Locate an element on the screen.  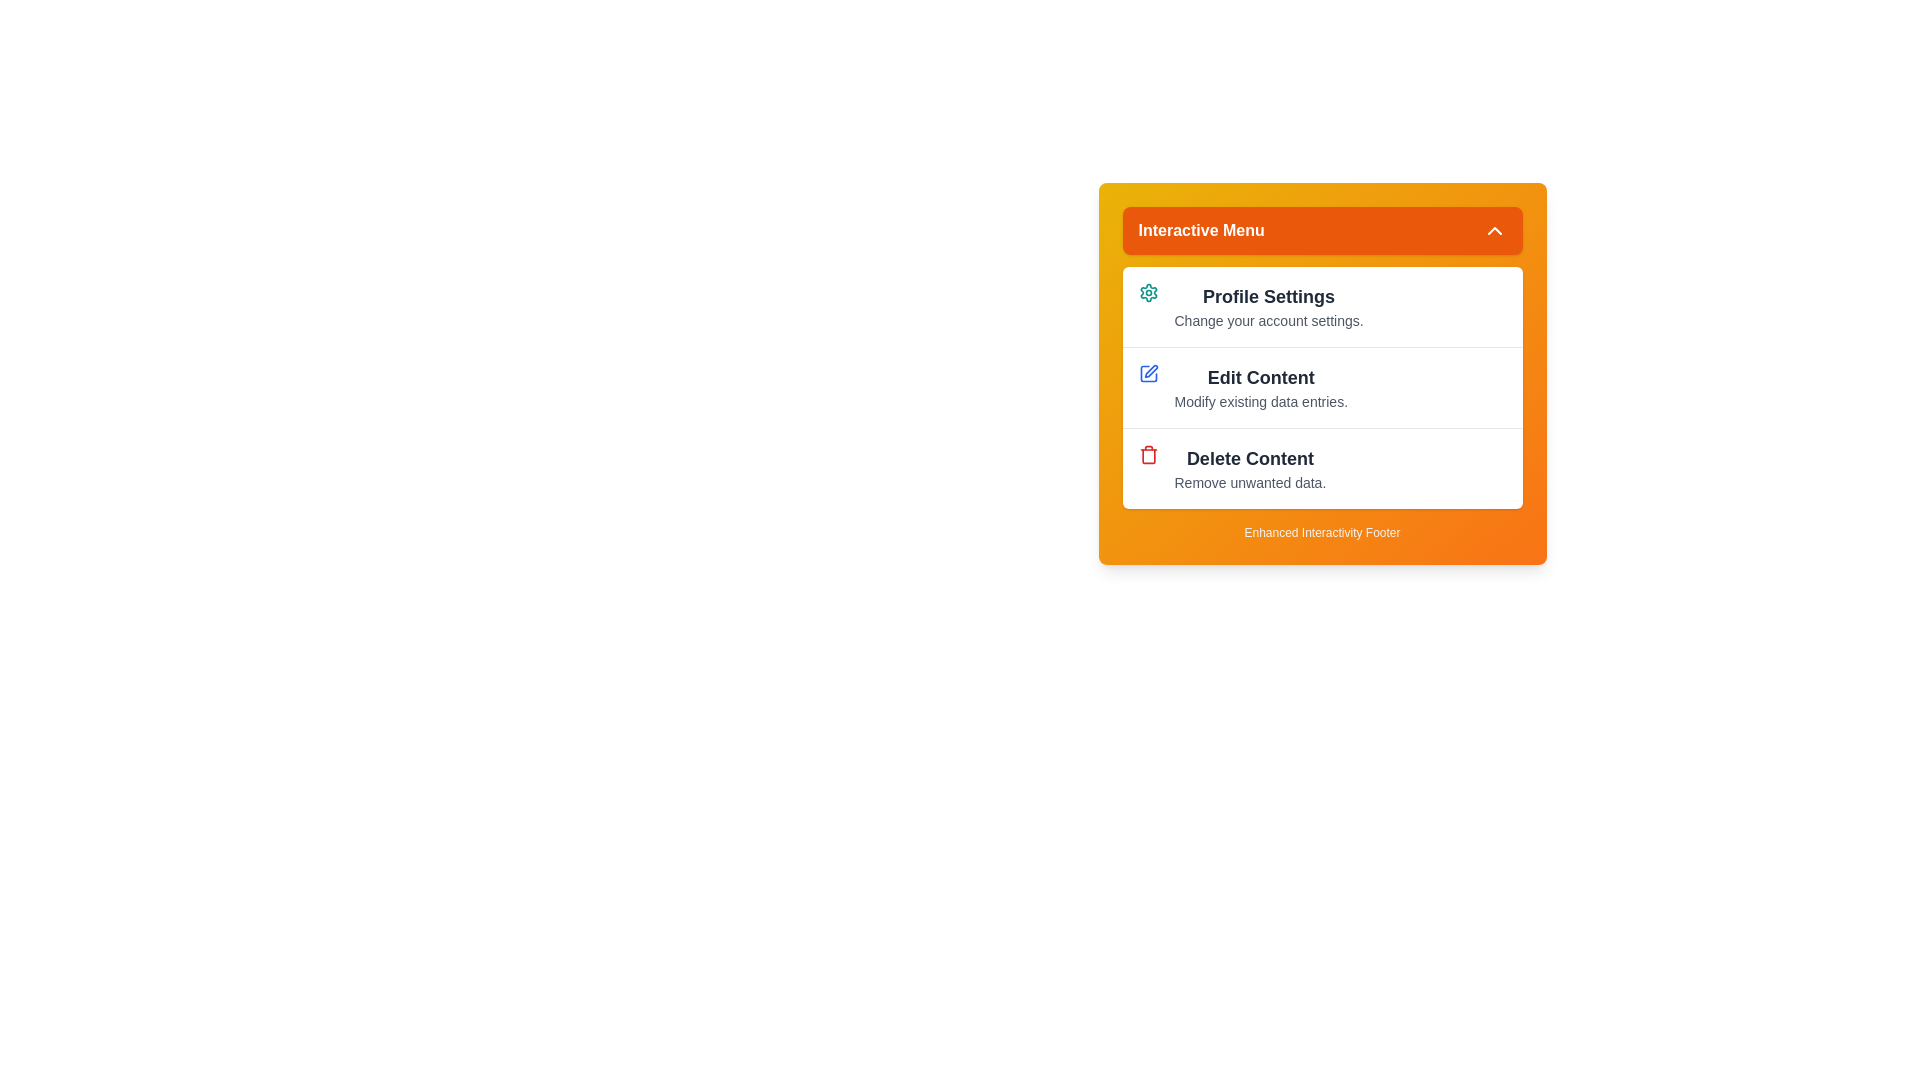
the menu item Edit Content to interact with it is located at coordinates (1322, 387).